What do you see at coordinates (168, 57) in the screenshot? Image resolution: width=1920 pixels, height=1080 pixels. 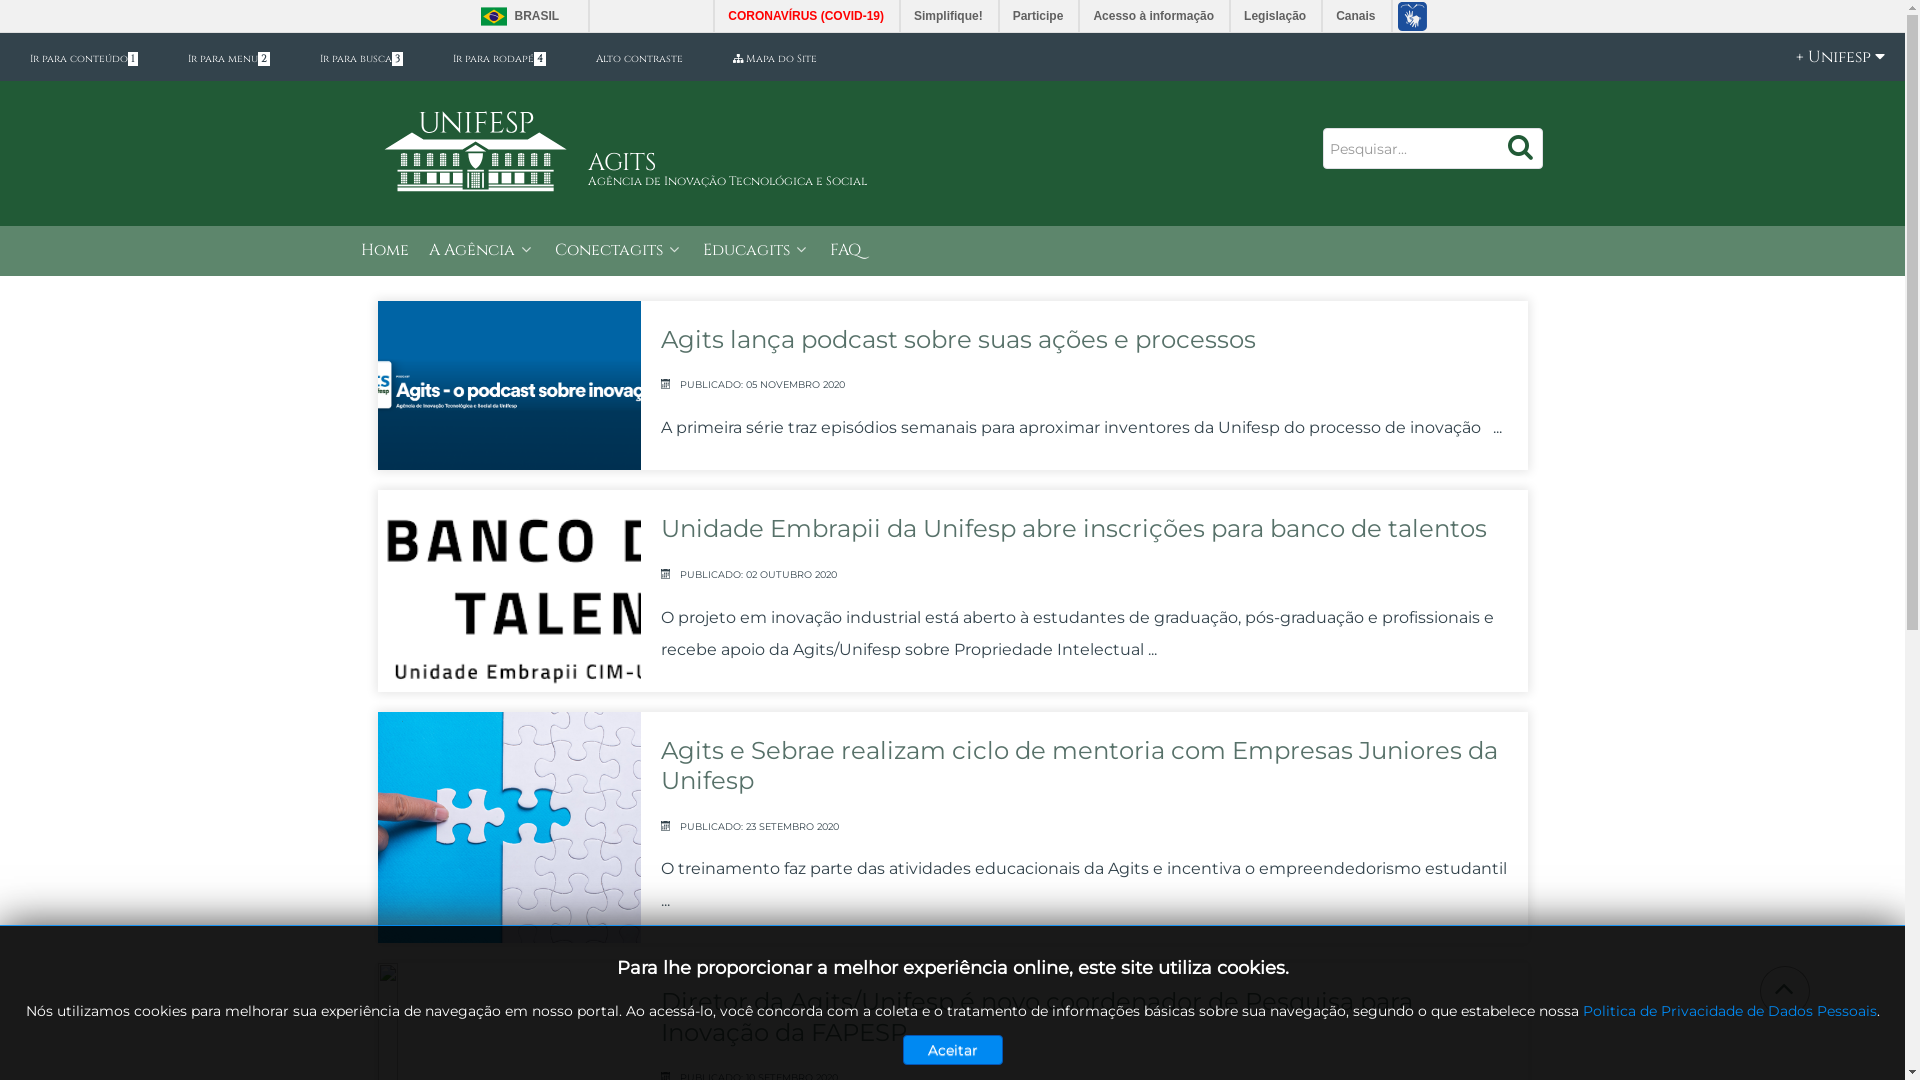 I see `'Ir para menu2'` at bounding box center [168, 57].